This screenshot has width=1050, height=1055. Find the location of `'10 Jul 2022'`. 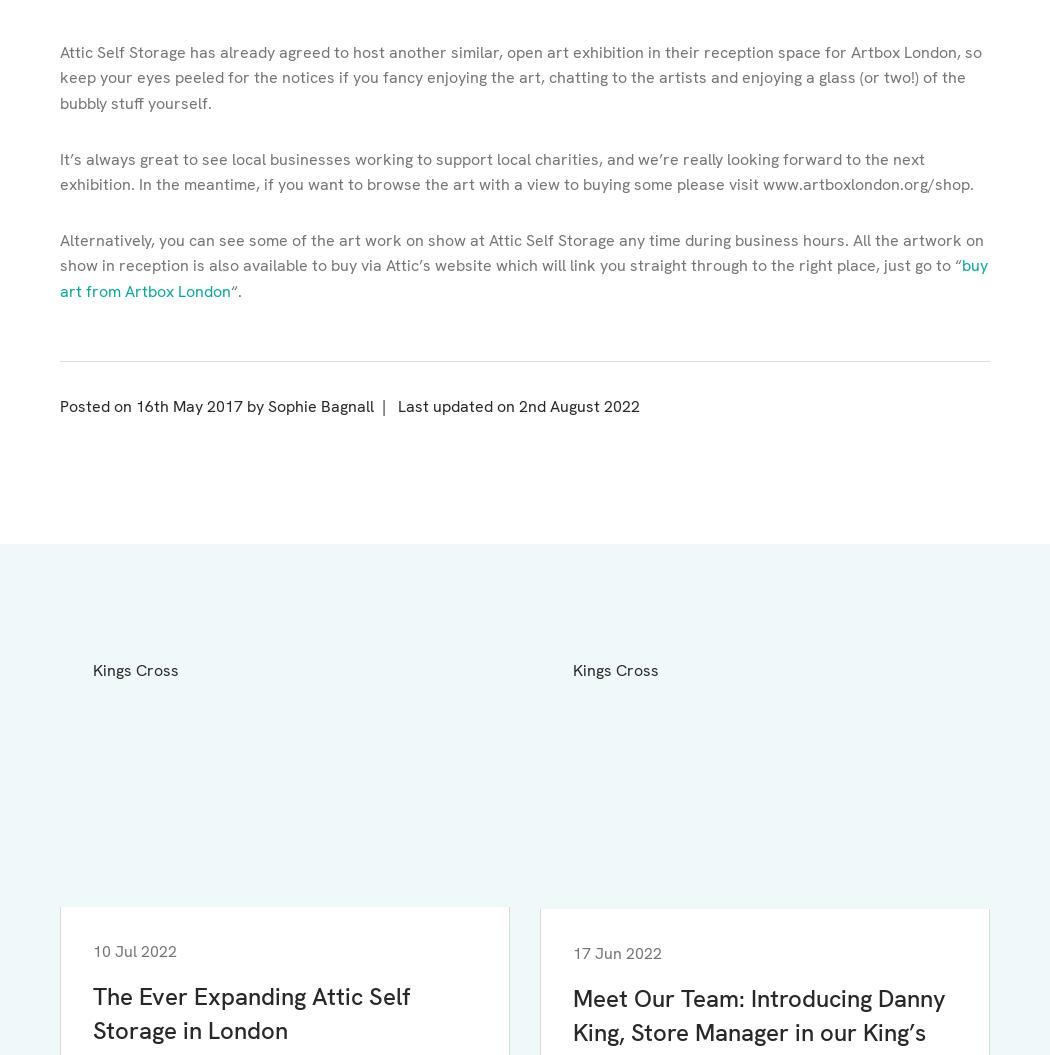

'10 Jul 2022' is located at coordinates (134, 950).